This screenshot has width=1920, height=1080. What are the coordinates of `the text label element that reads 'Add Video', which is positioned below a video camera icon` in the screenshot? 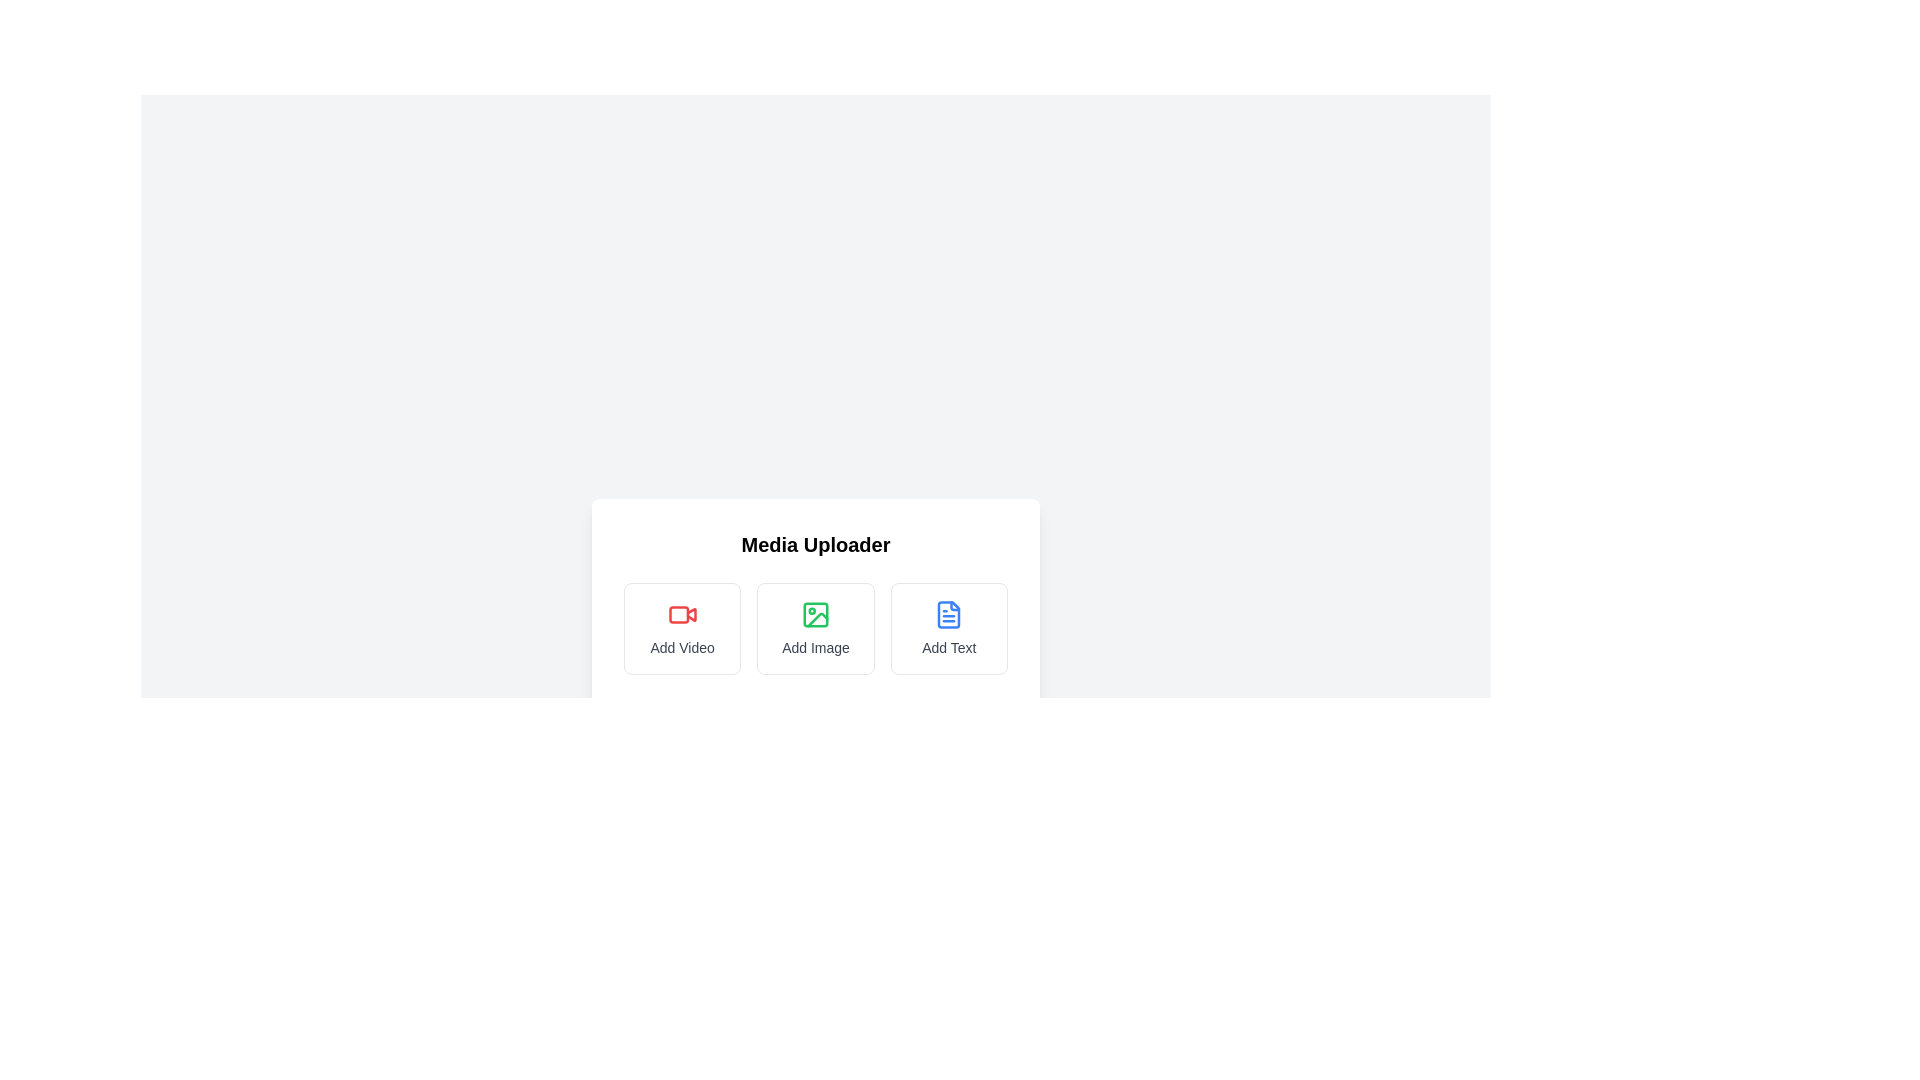 It's located at (682, 648).